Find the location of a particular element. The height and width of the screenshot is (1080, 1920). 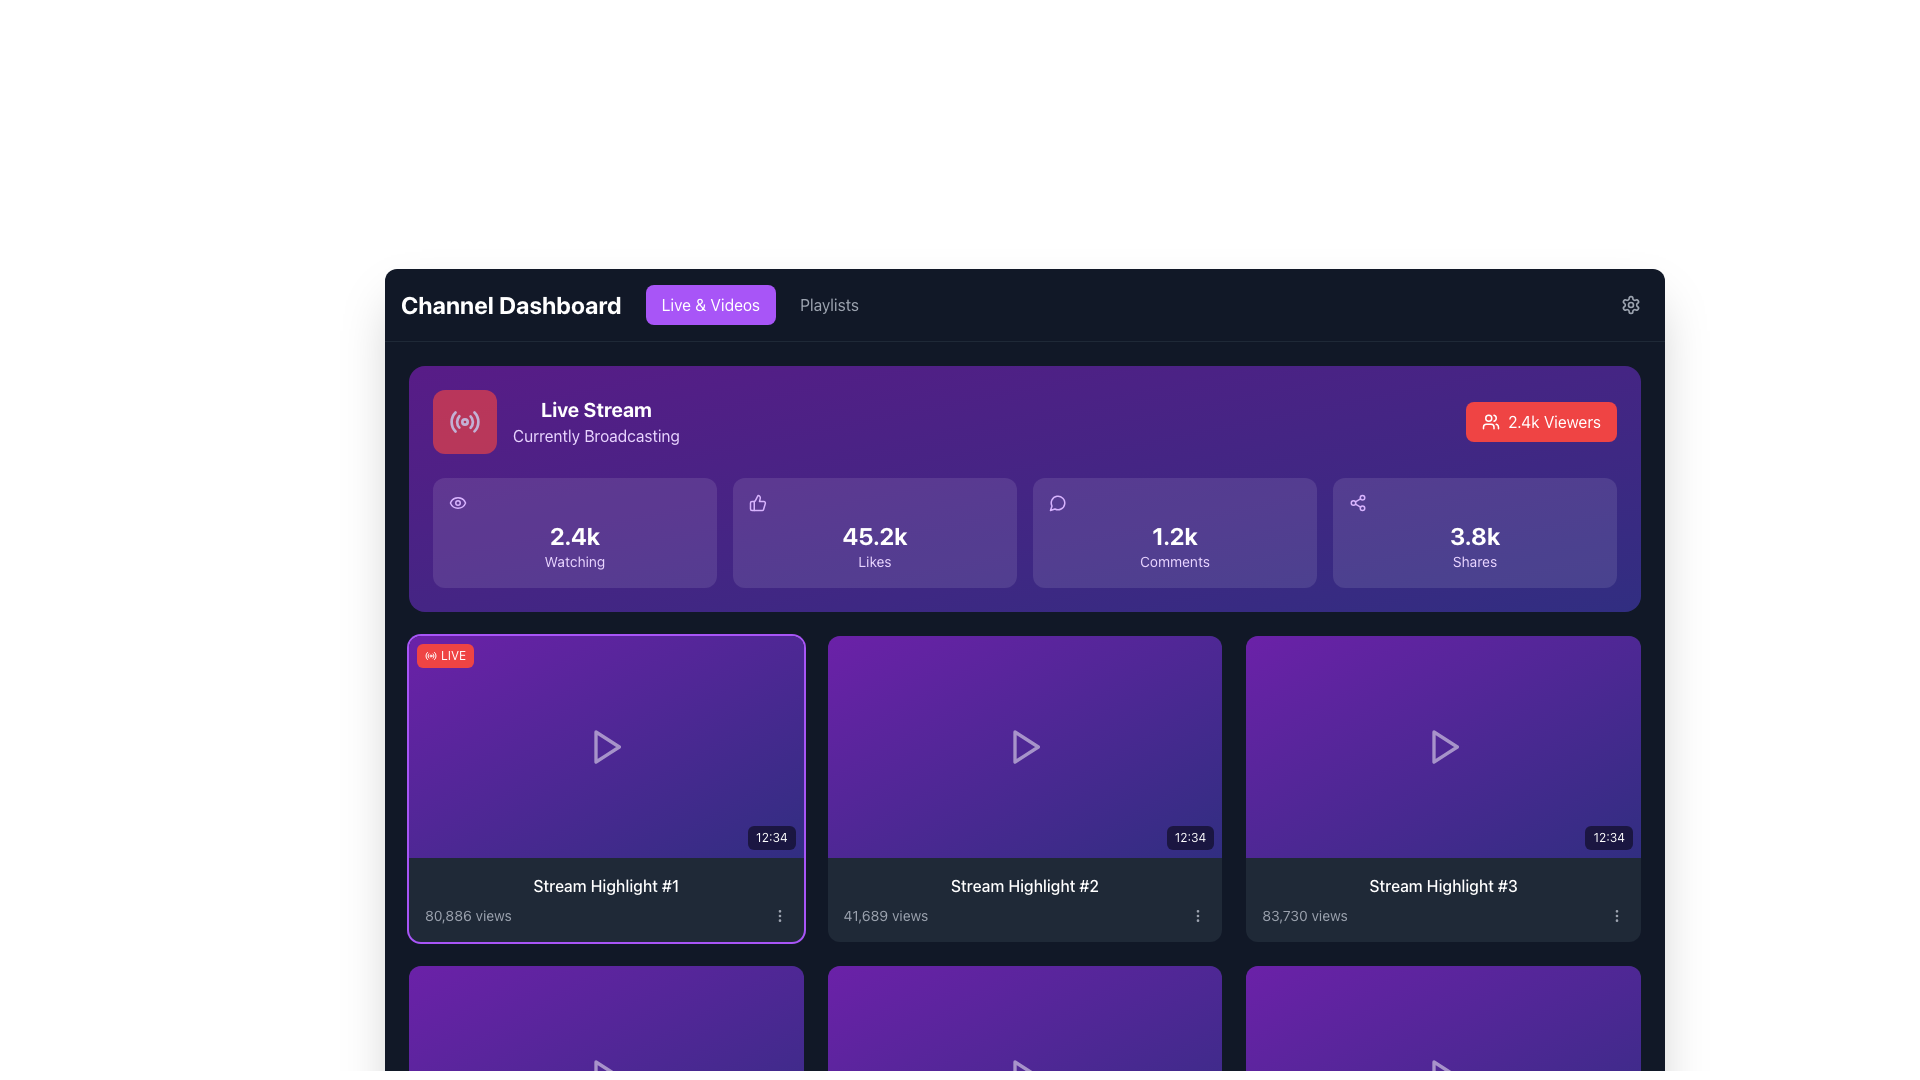

the settings icon button, represented by a gear icon, located is located at coordinates (1631, 304).